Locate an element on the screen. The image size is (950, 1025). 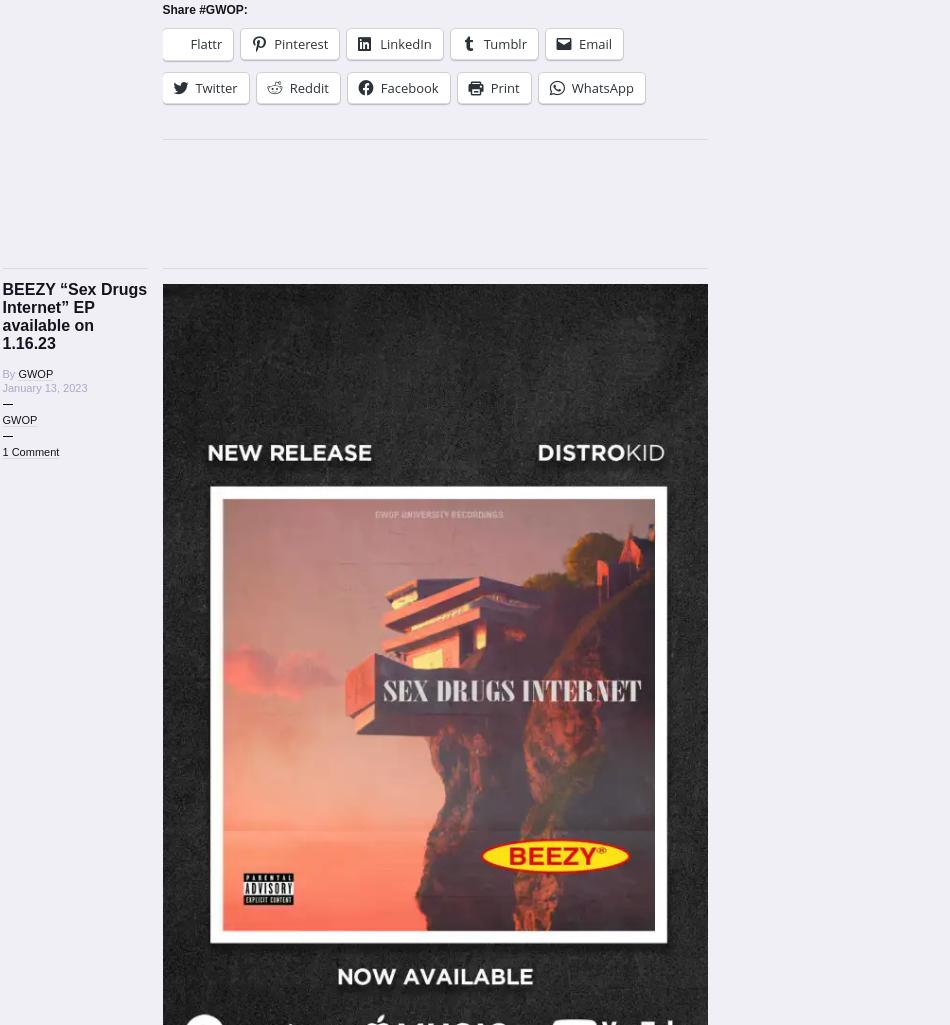
'BEEZY “Sex Drugs Internet” EP available on 1.16.23' is located at coordinates (74, 316).